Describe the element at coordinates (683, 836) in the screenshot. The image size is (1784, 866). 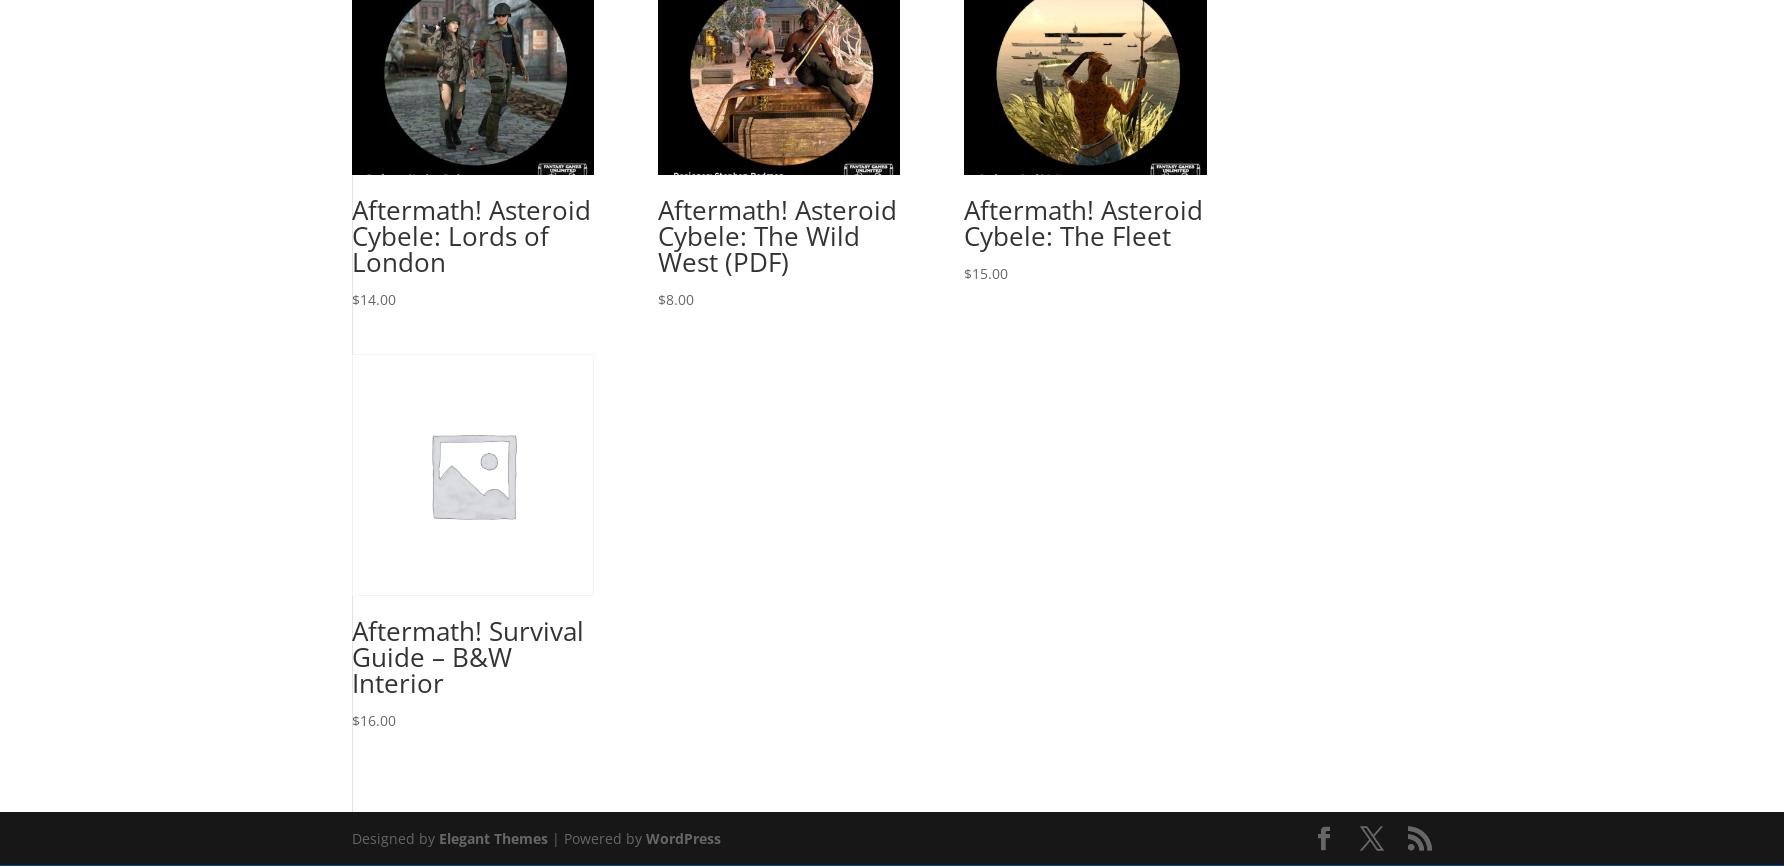
I see `'WordPress'` at that location.